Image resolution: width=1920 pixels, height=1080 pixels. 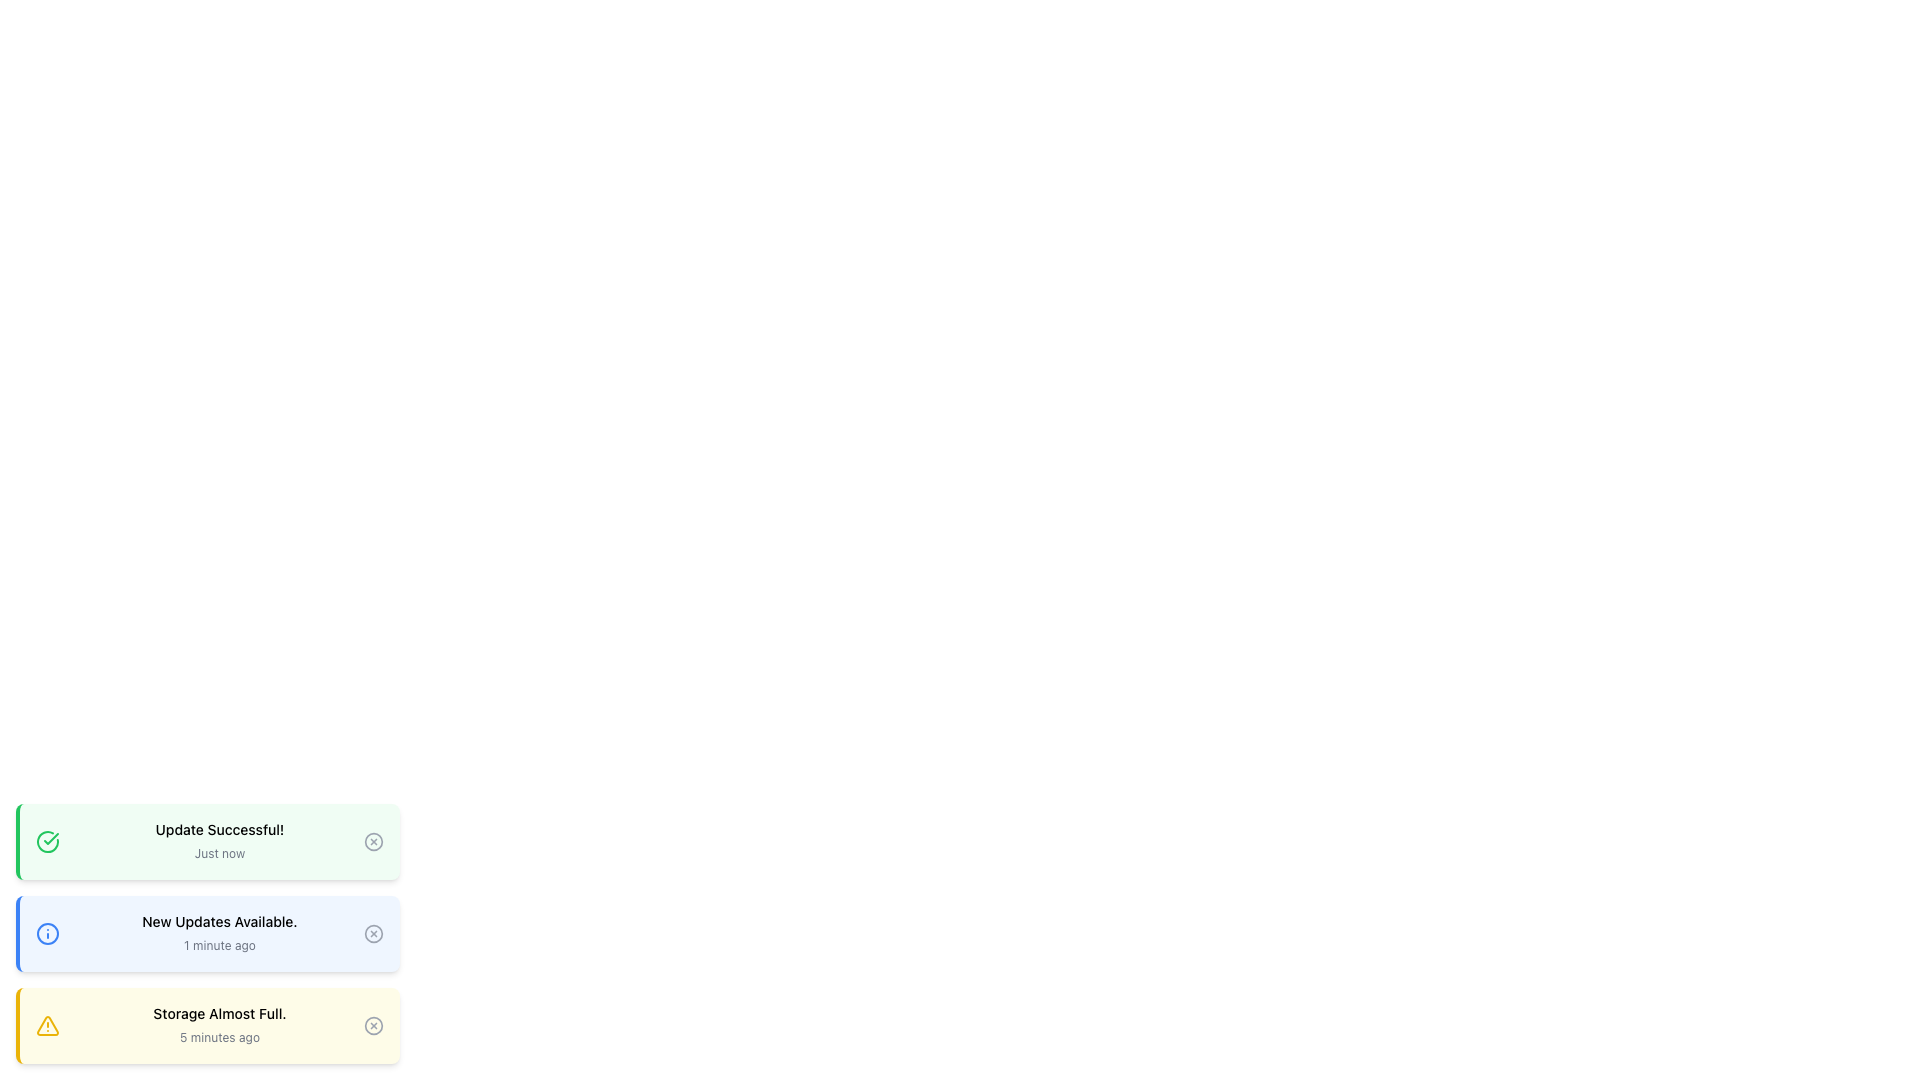 I want to click on text block displaying 'Storage Almost Full.' and '5 minutes ago', which is located in the lower portion of the yellow warning box, so click(x=220, y=1026).